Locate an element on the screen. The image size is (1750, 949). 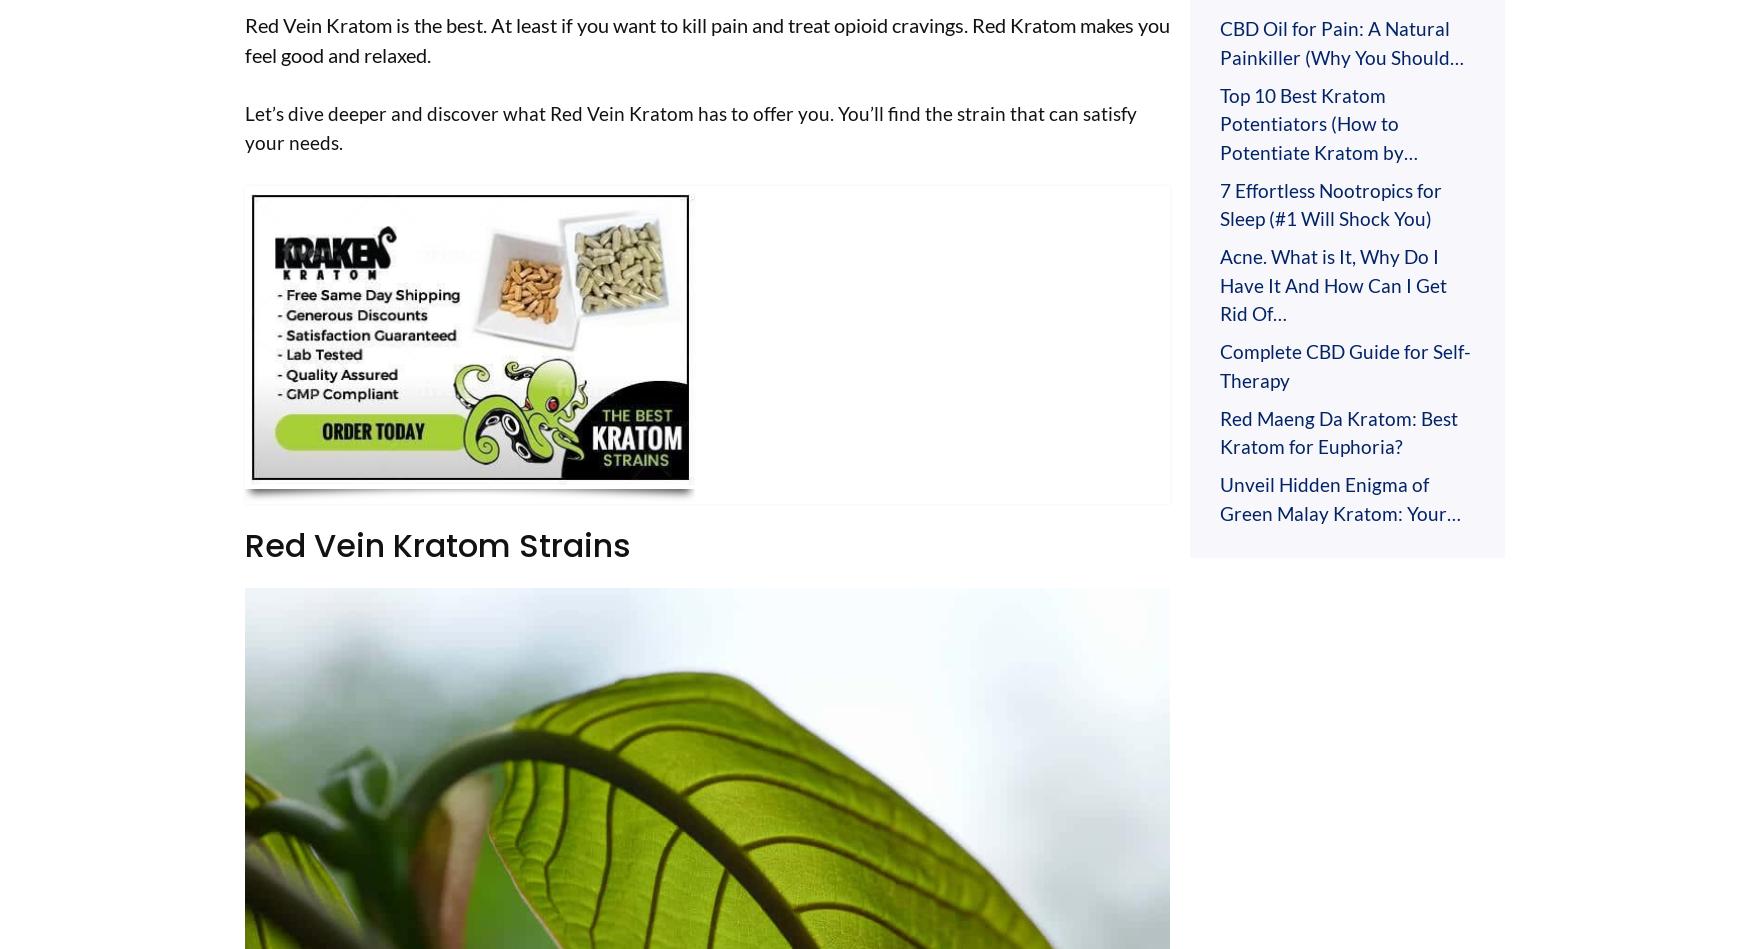
'CBD Oil for Pain: A Natural Painkiller (Why You Should…' is located at coordinates (1342, 42).